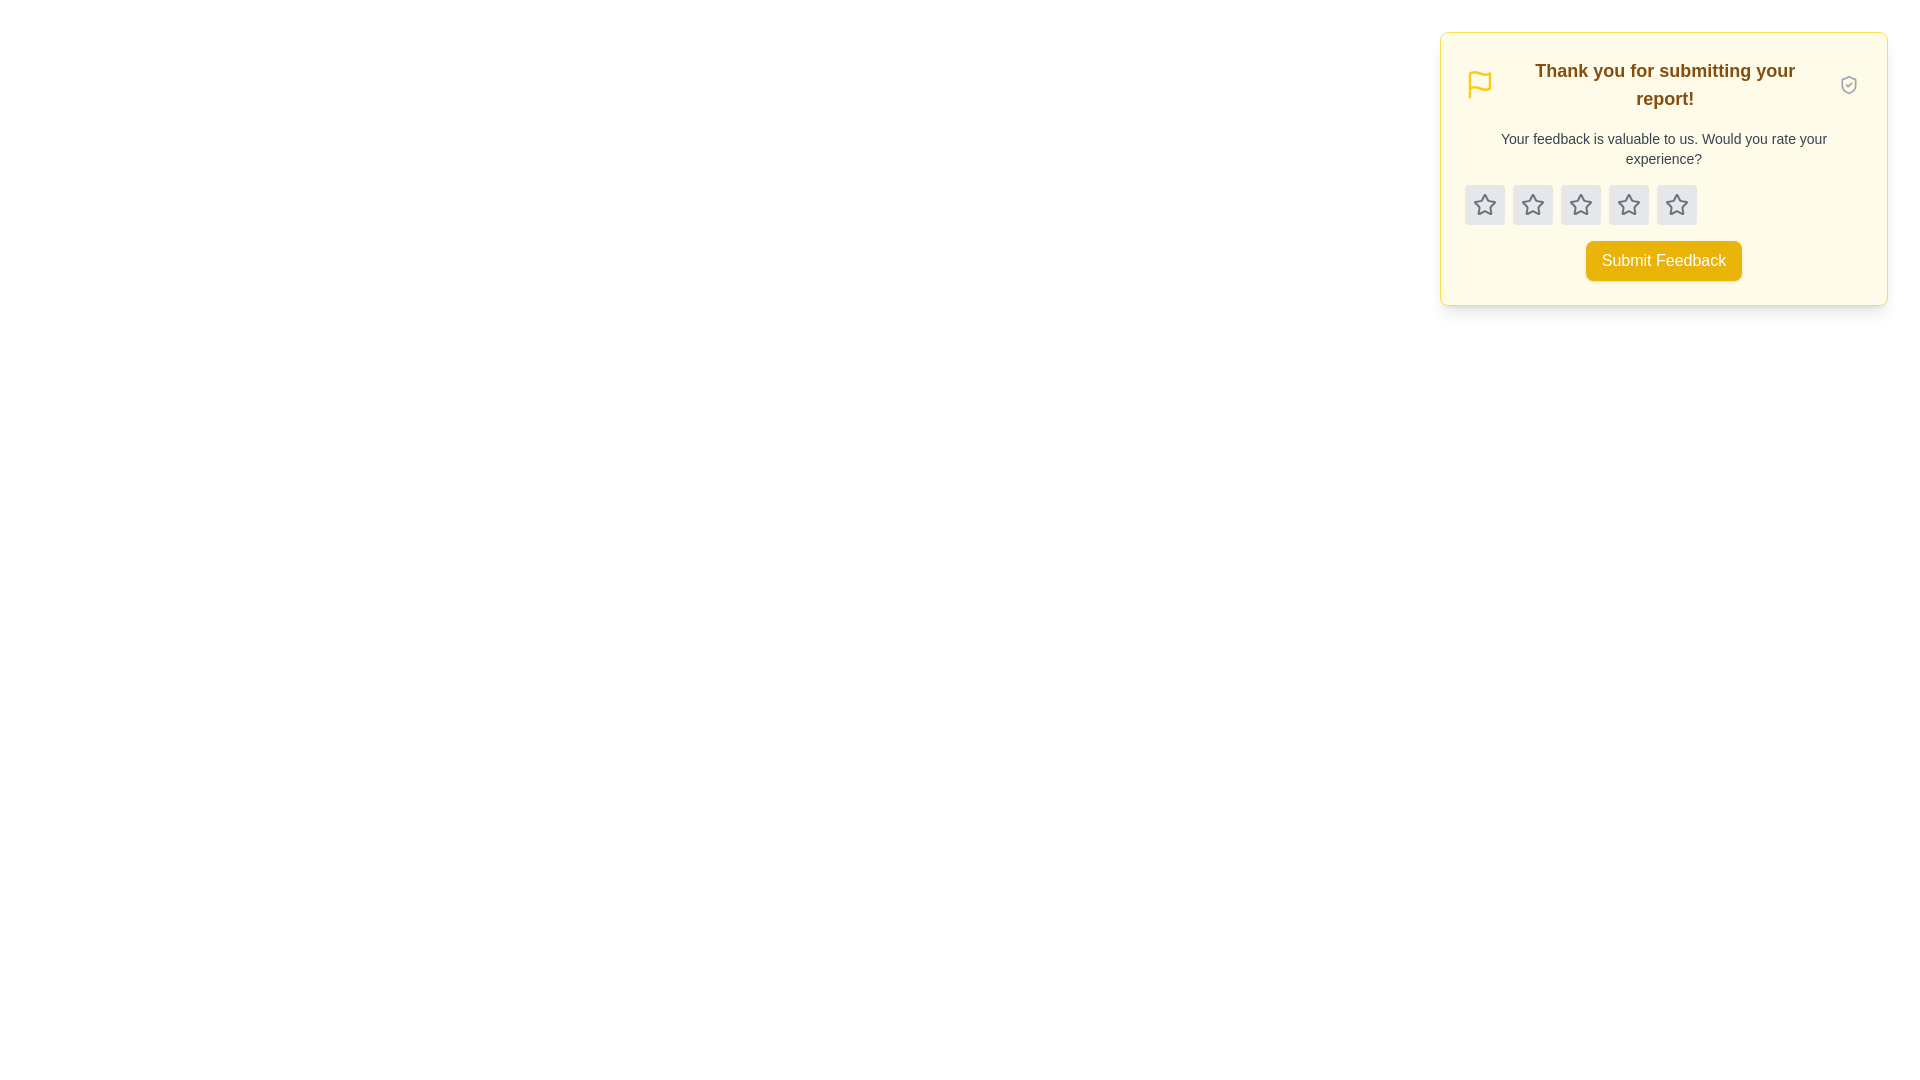 Image resolution: width=1920 pixels, height=1080 pixels. What do you see at coordinates (1664, 260) in the screenshot?
I see `the 'Submit Feedback' button to submit the feedback` at bounding box center [1664, 260].